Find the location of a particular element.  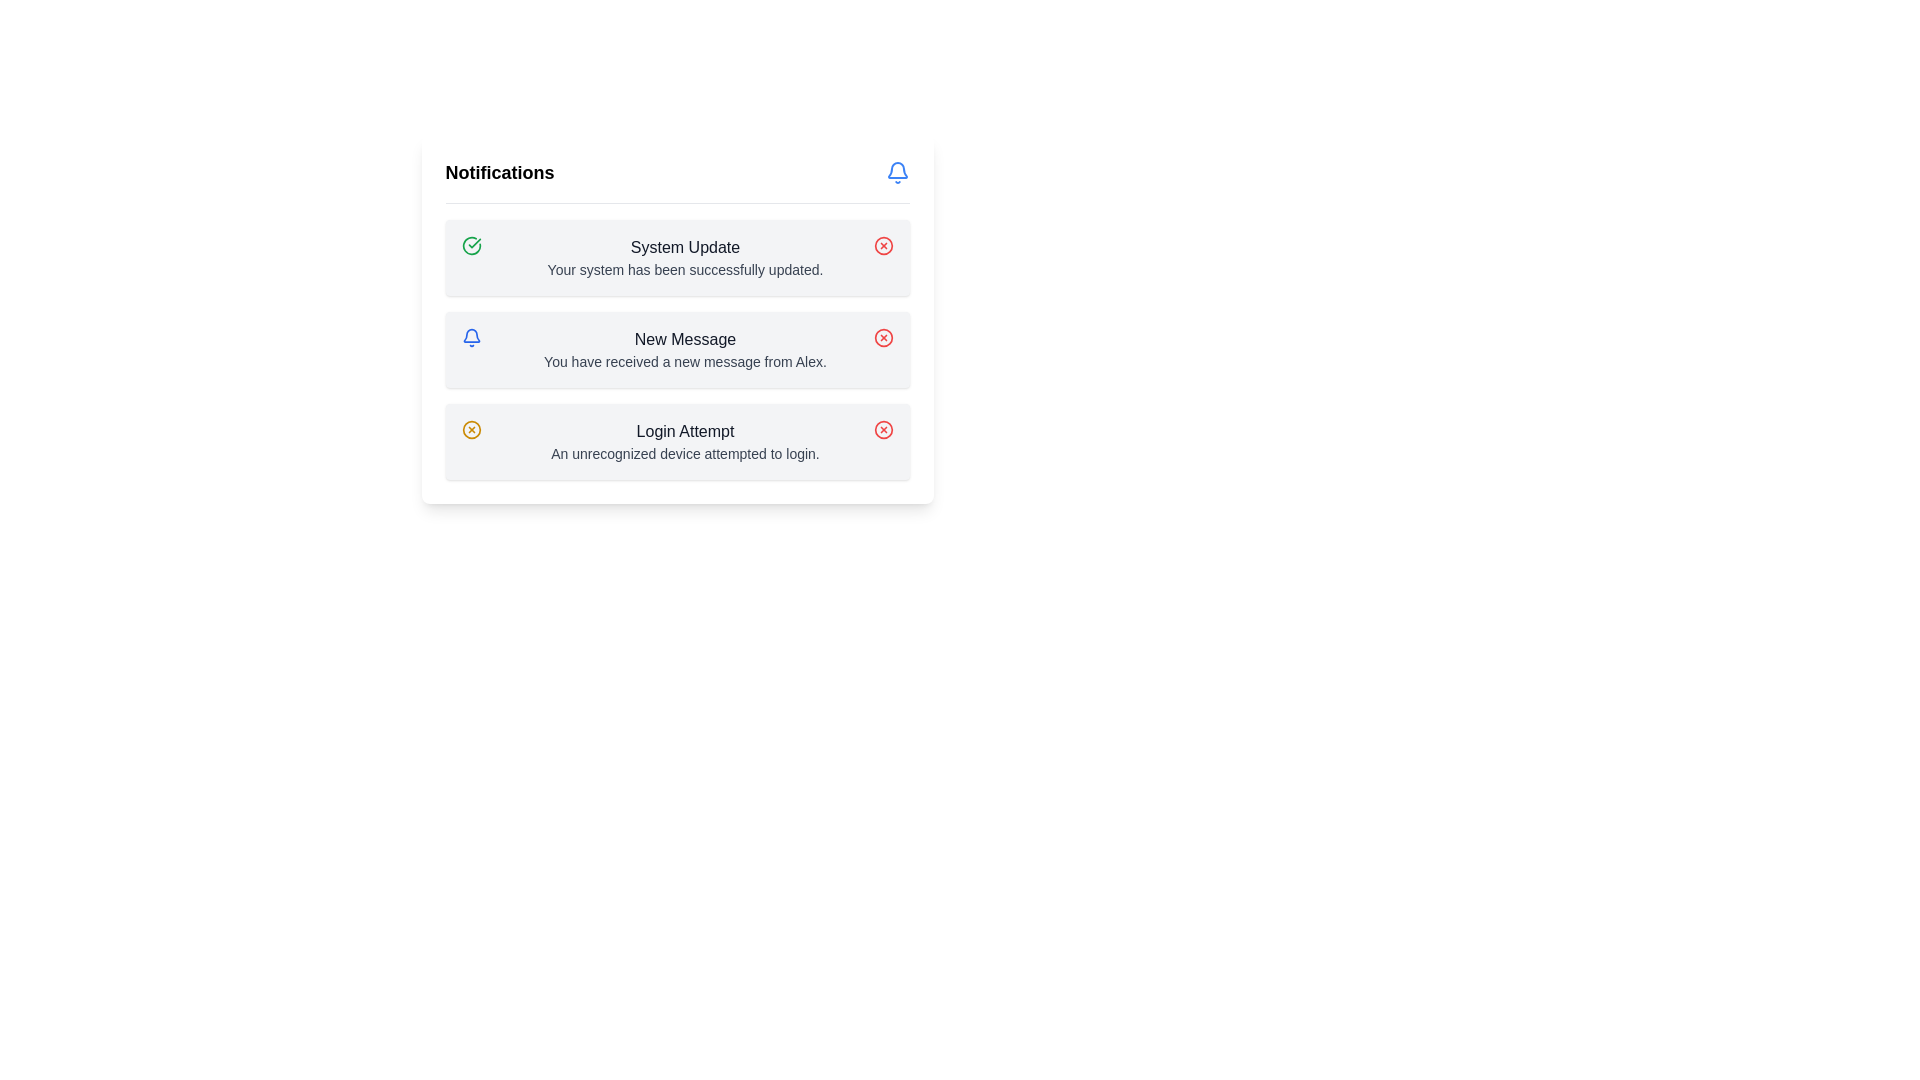

the notification item from sender Alex, which is the second item in the vertical list of notifications is located at coordinates (685, 349).